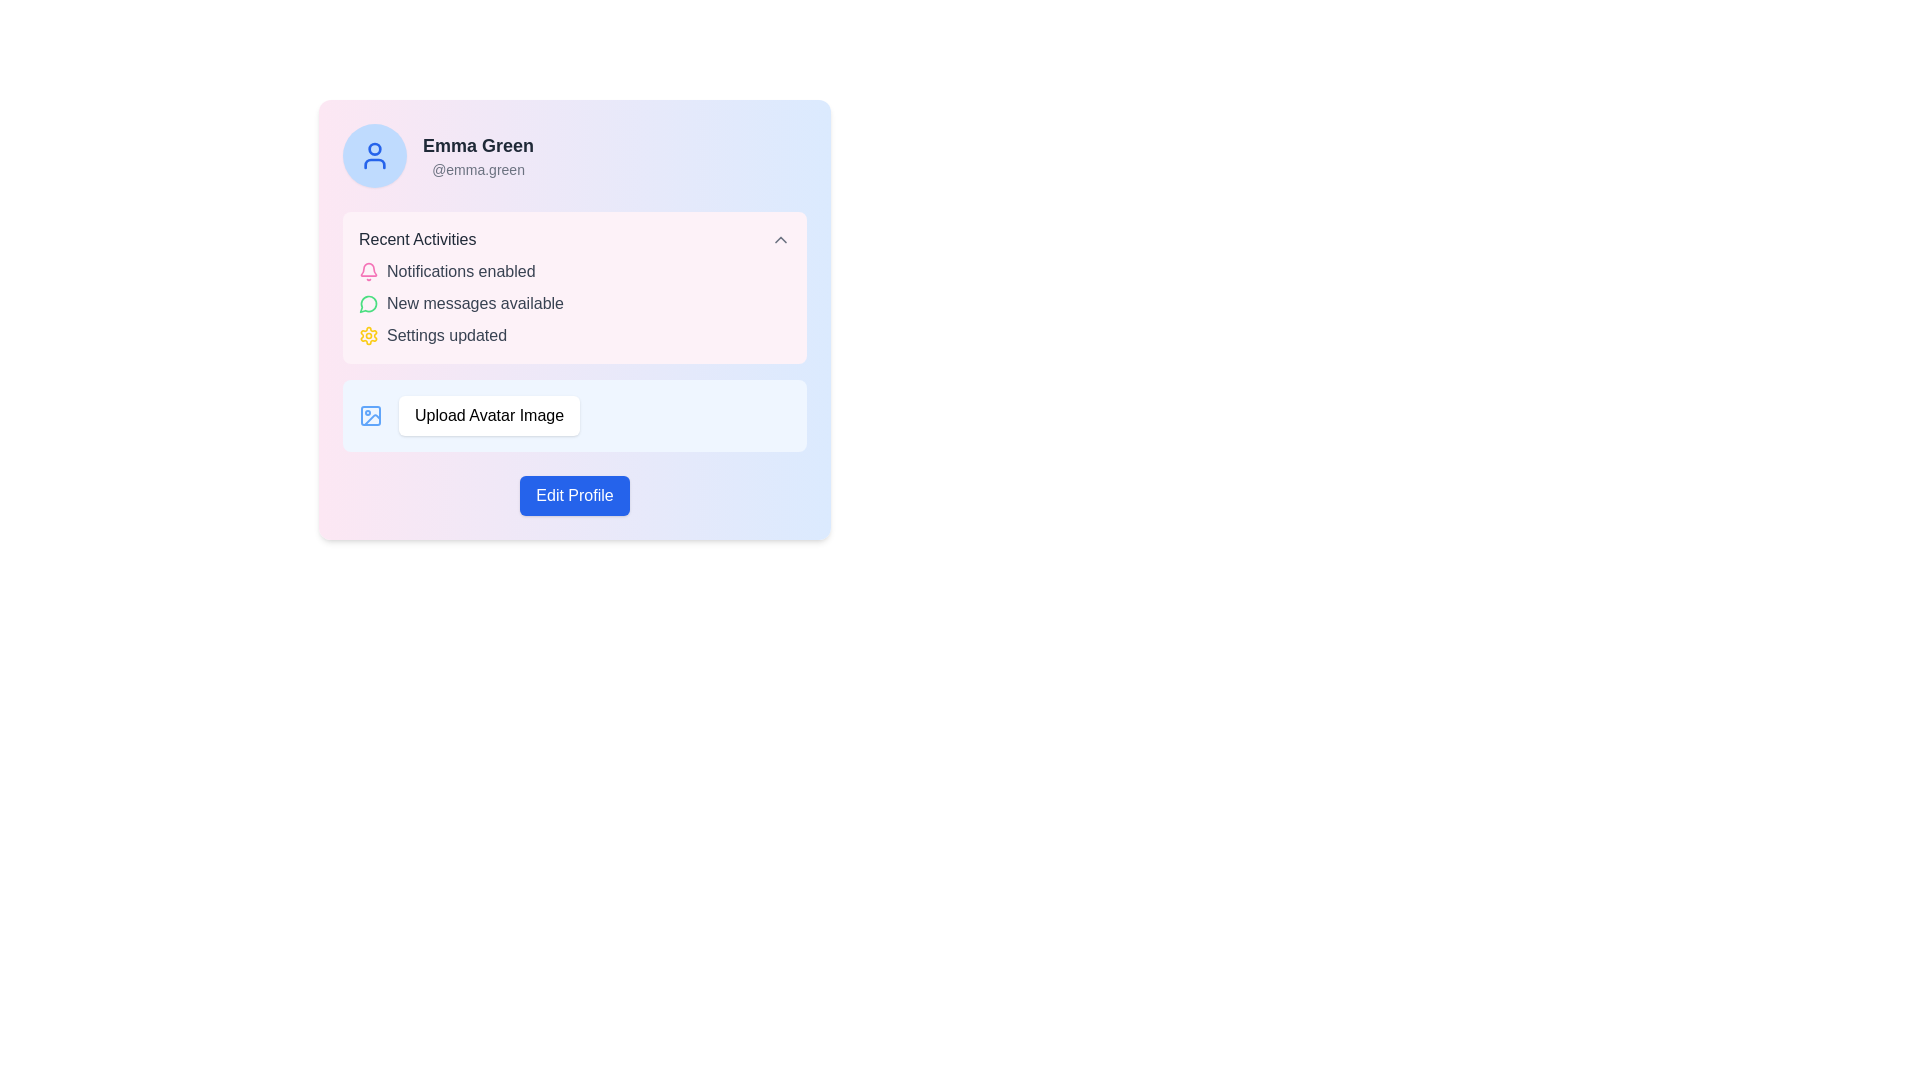  Describe the element at coordinates (369, 334) in the screenshot. I see `the settings icon that visually represents a configuration action, located in the Recent Activities section, next to the text 'Settings updated'` at that location.